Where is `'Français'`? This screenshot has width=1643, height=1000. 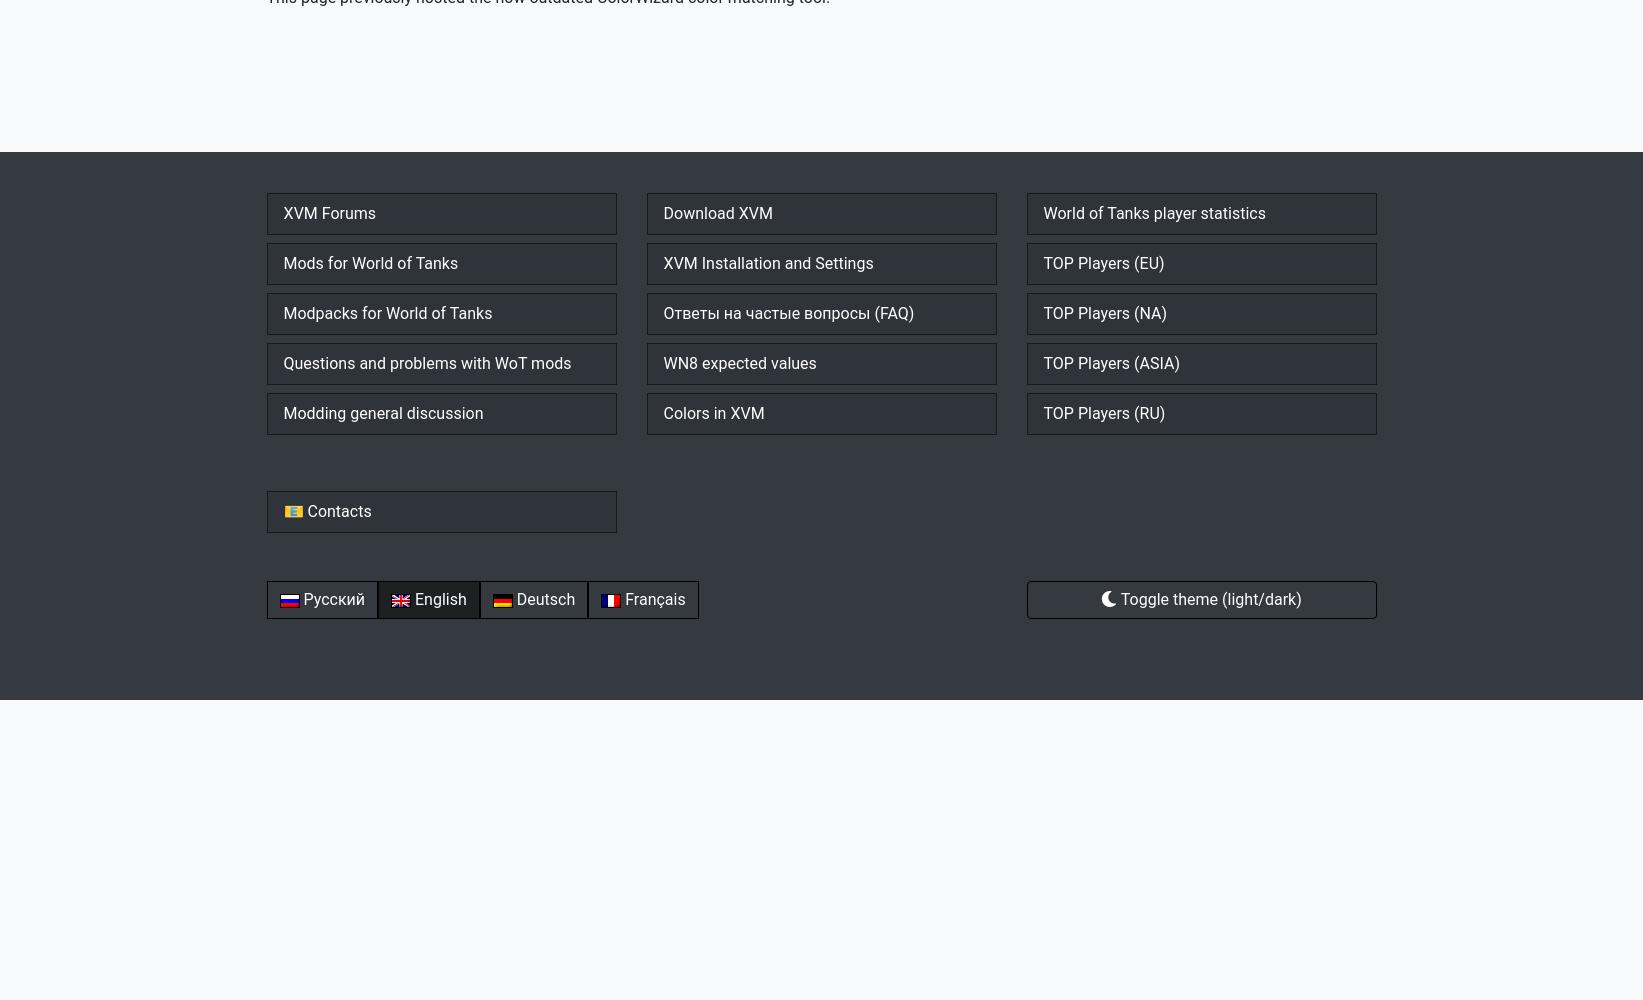 'Français' is located at coordinates (651, 598).